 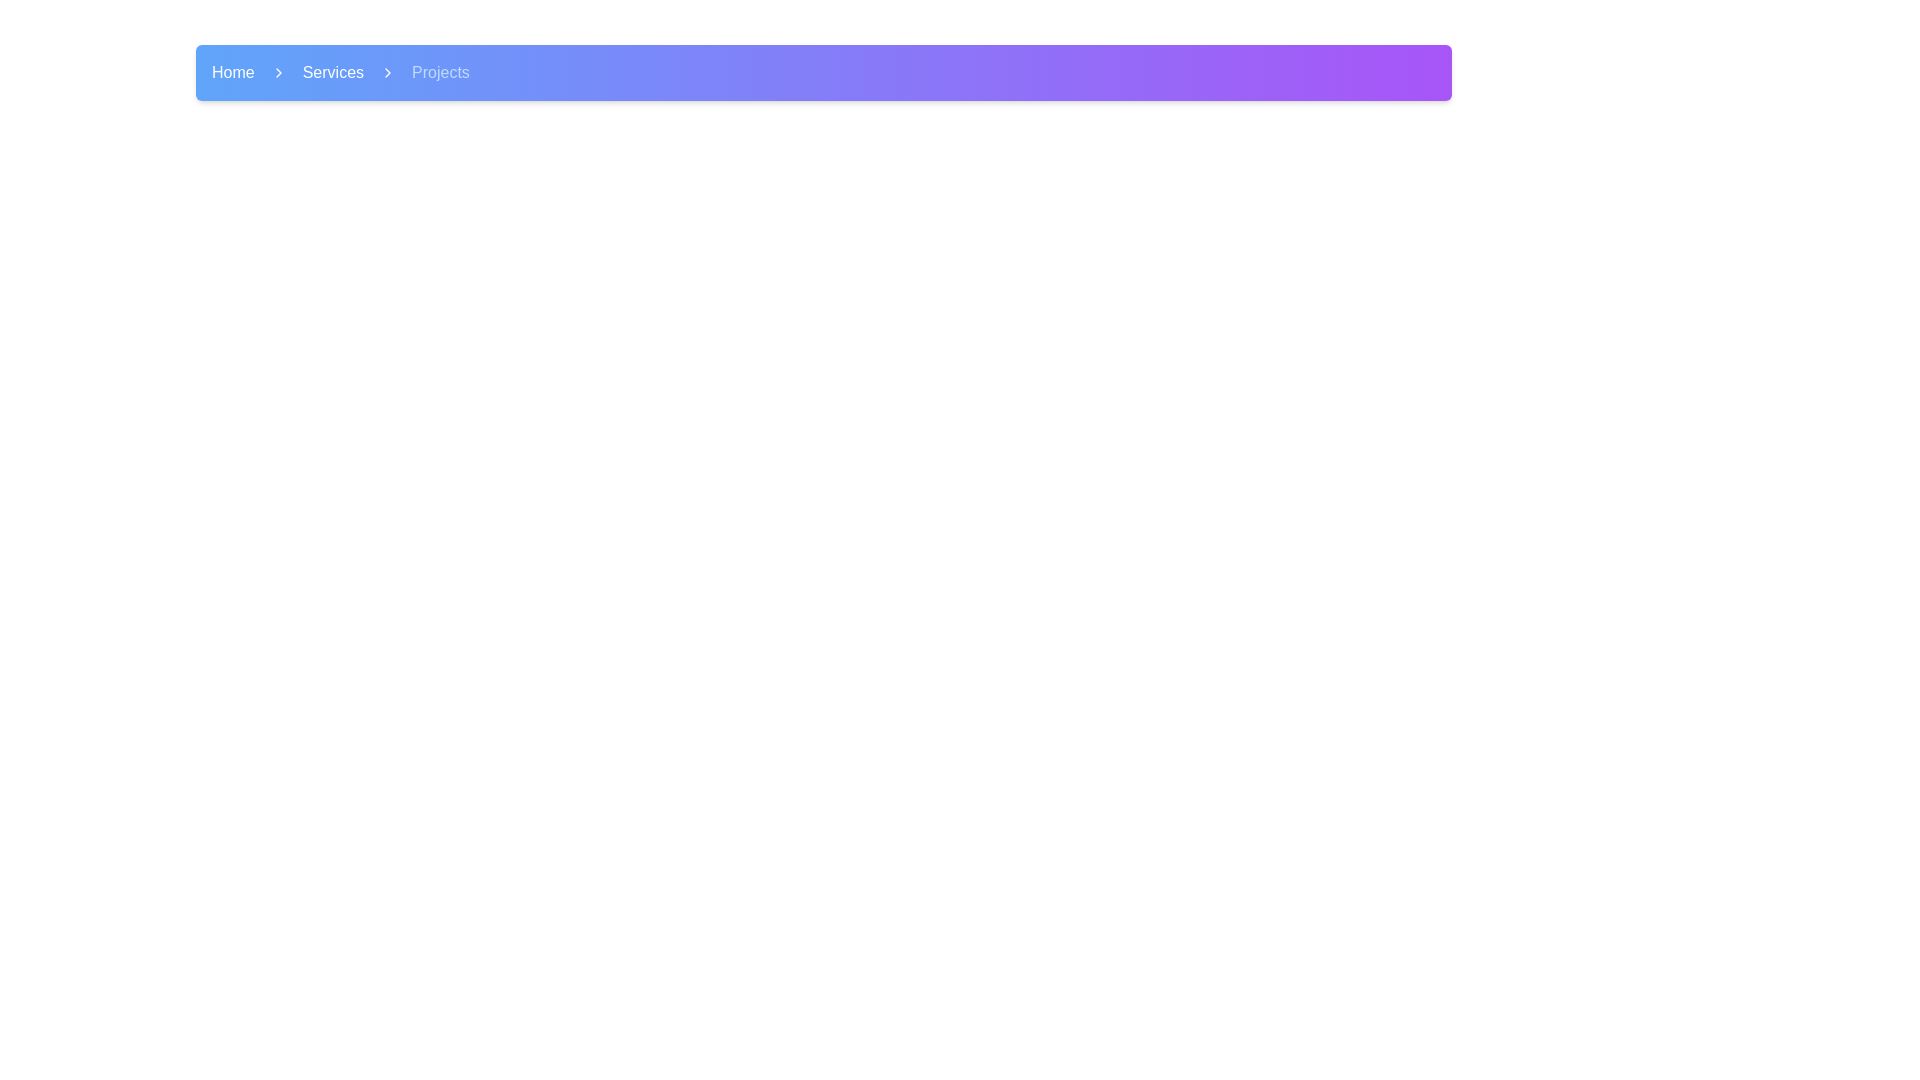 I want to click on the 'Home' hyperlink located in the top-left corner of the navigation bar, so click(x=233, y=72).